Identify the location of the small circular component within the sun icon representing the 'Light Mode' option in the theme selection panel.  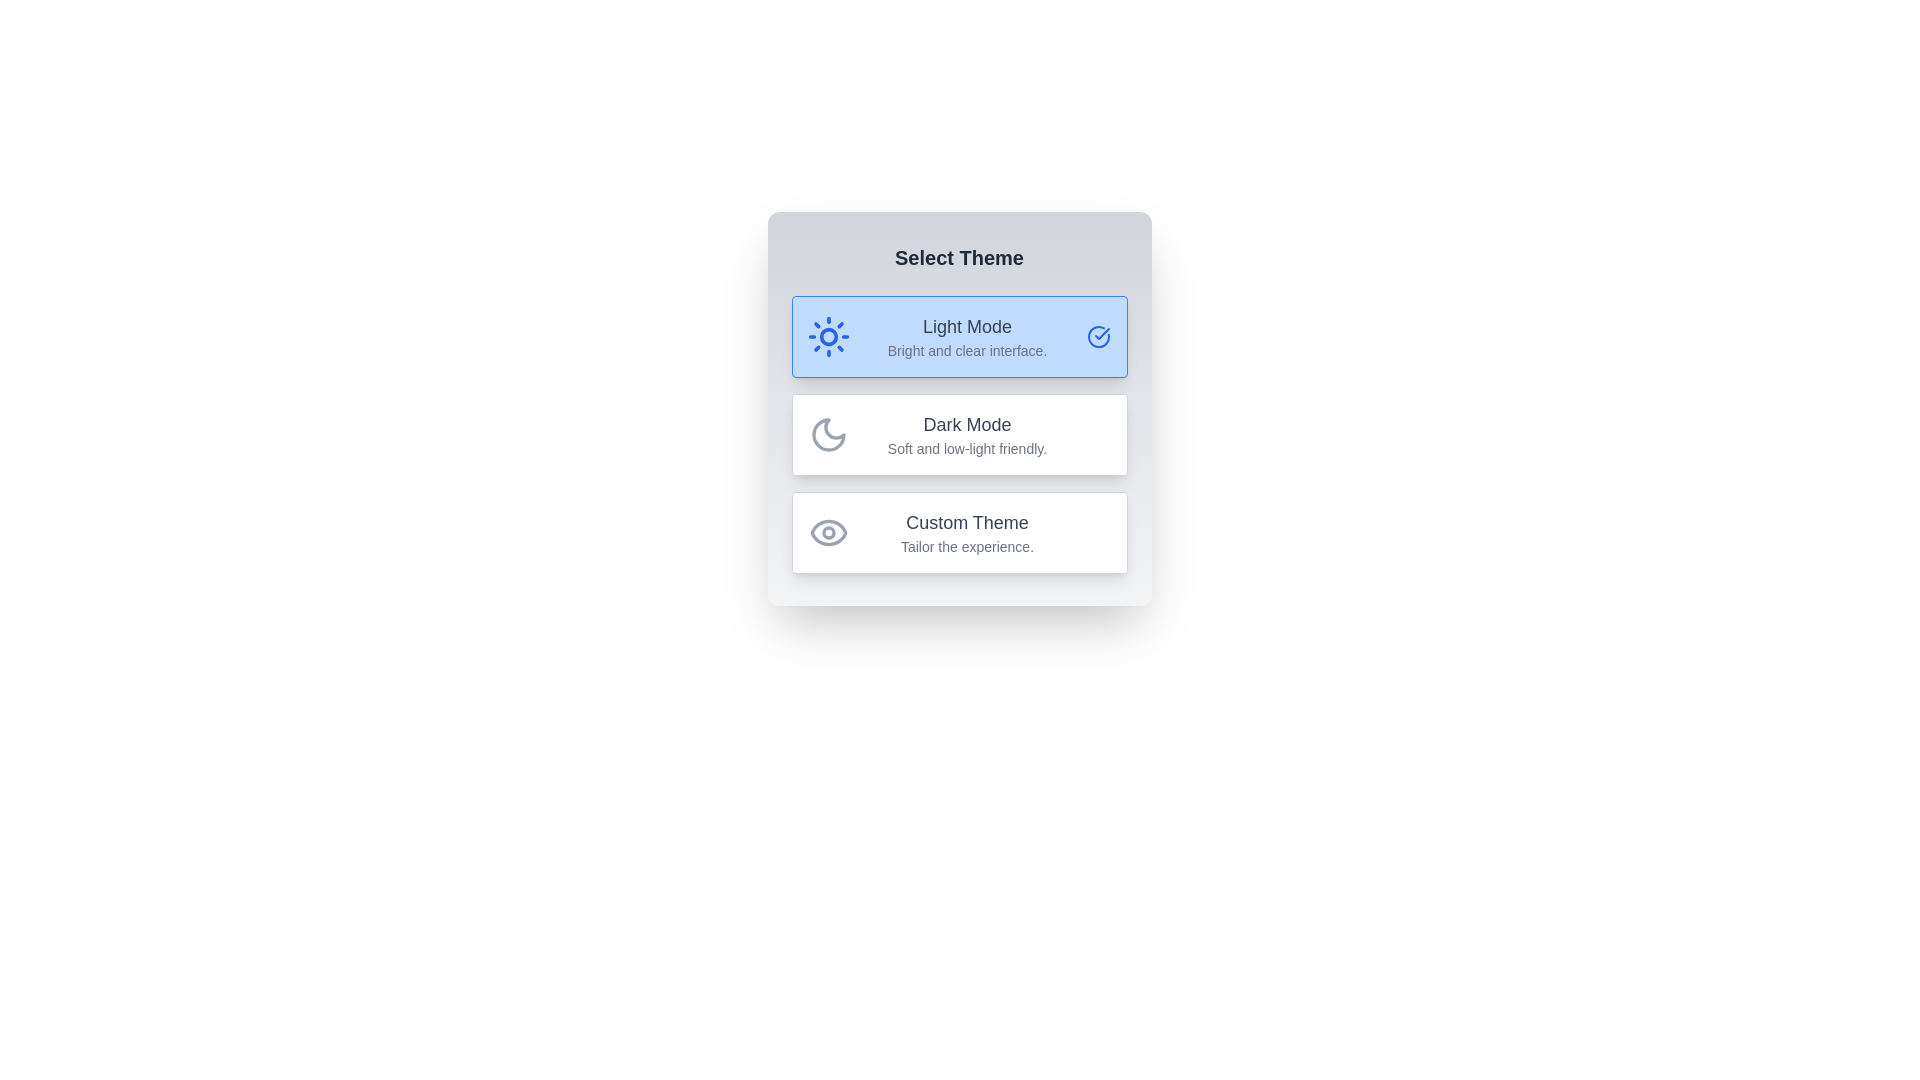
(828, 335).